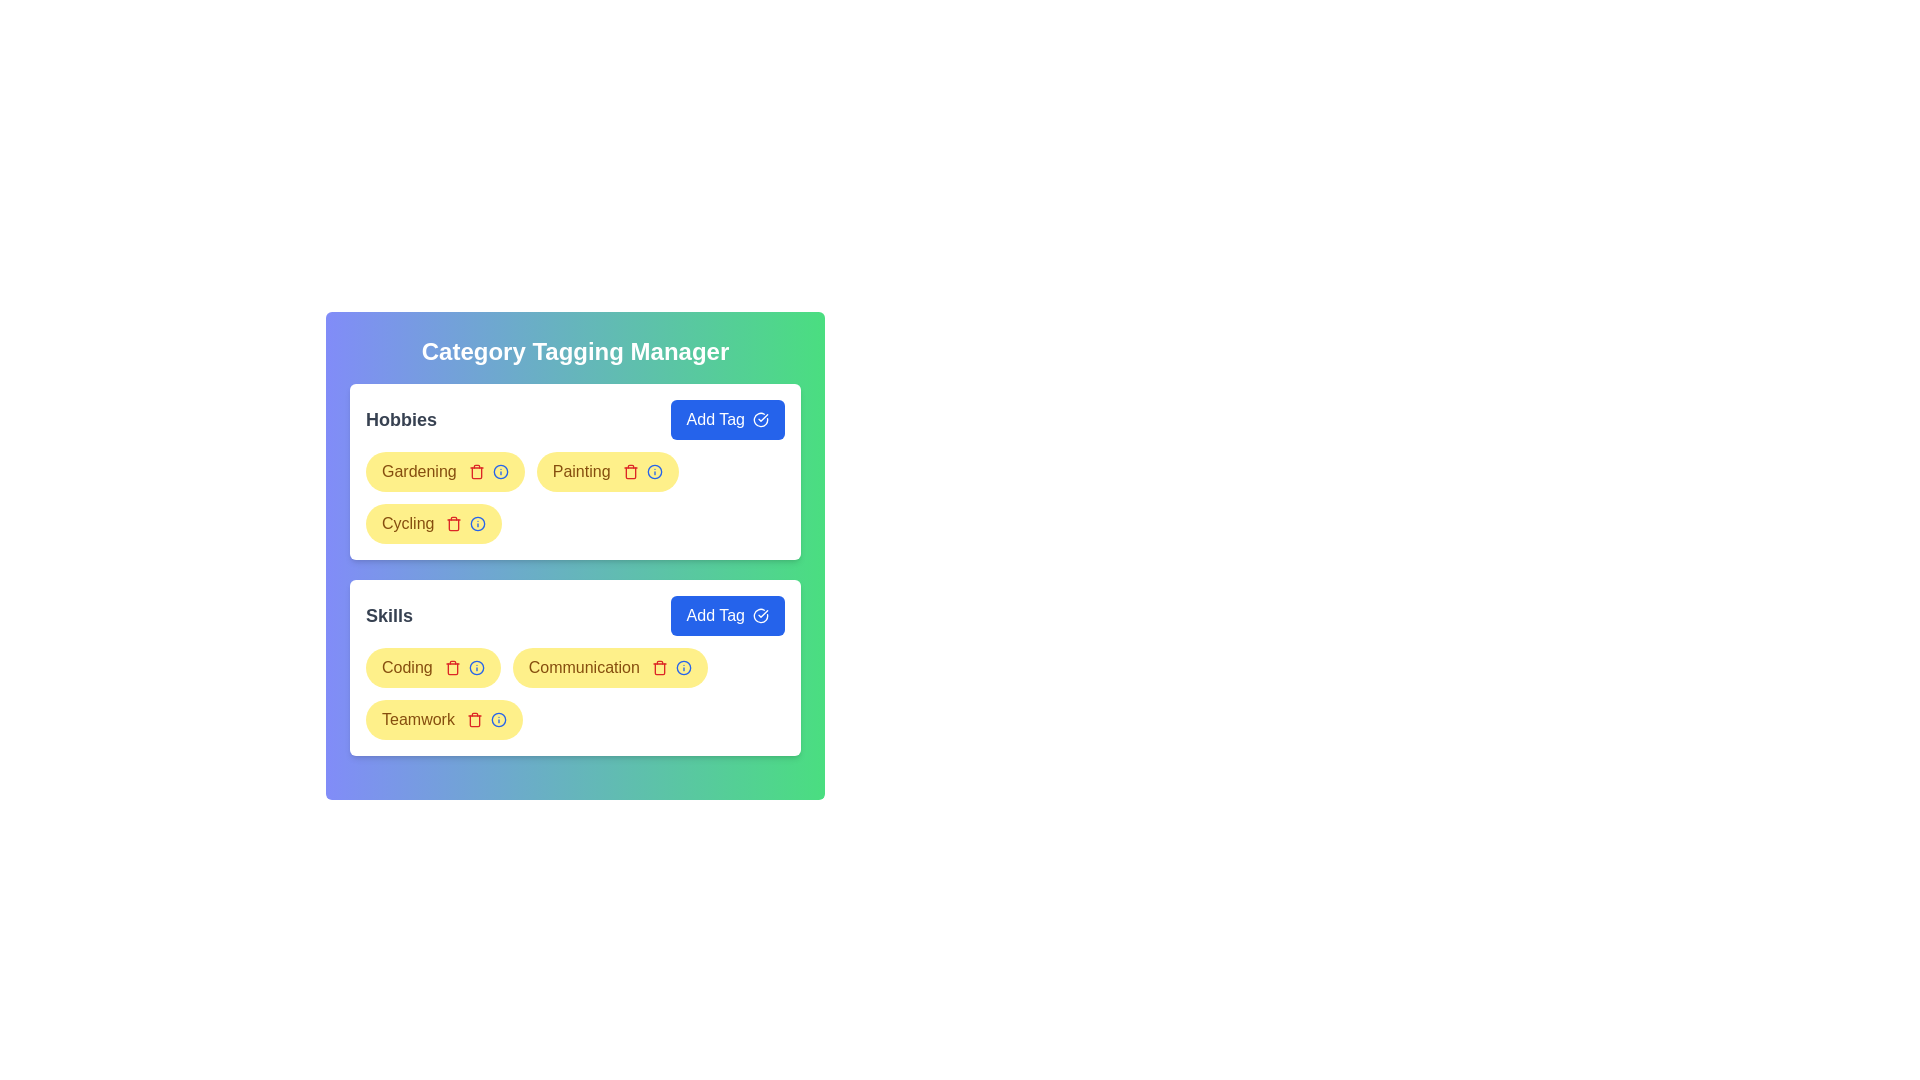  What do you see at coordinates (760, 419) in the screenshot?
I see `the checkmark icon within the 'Add Tag' button located in the 'Hobbies' section of the interface` at bounding box center [760, 419].